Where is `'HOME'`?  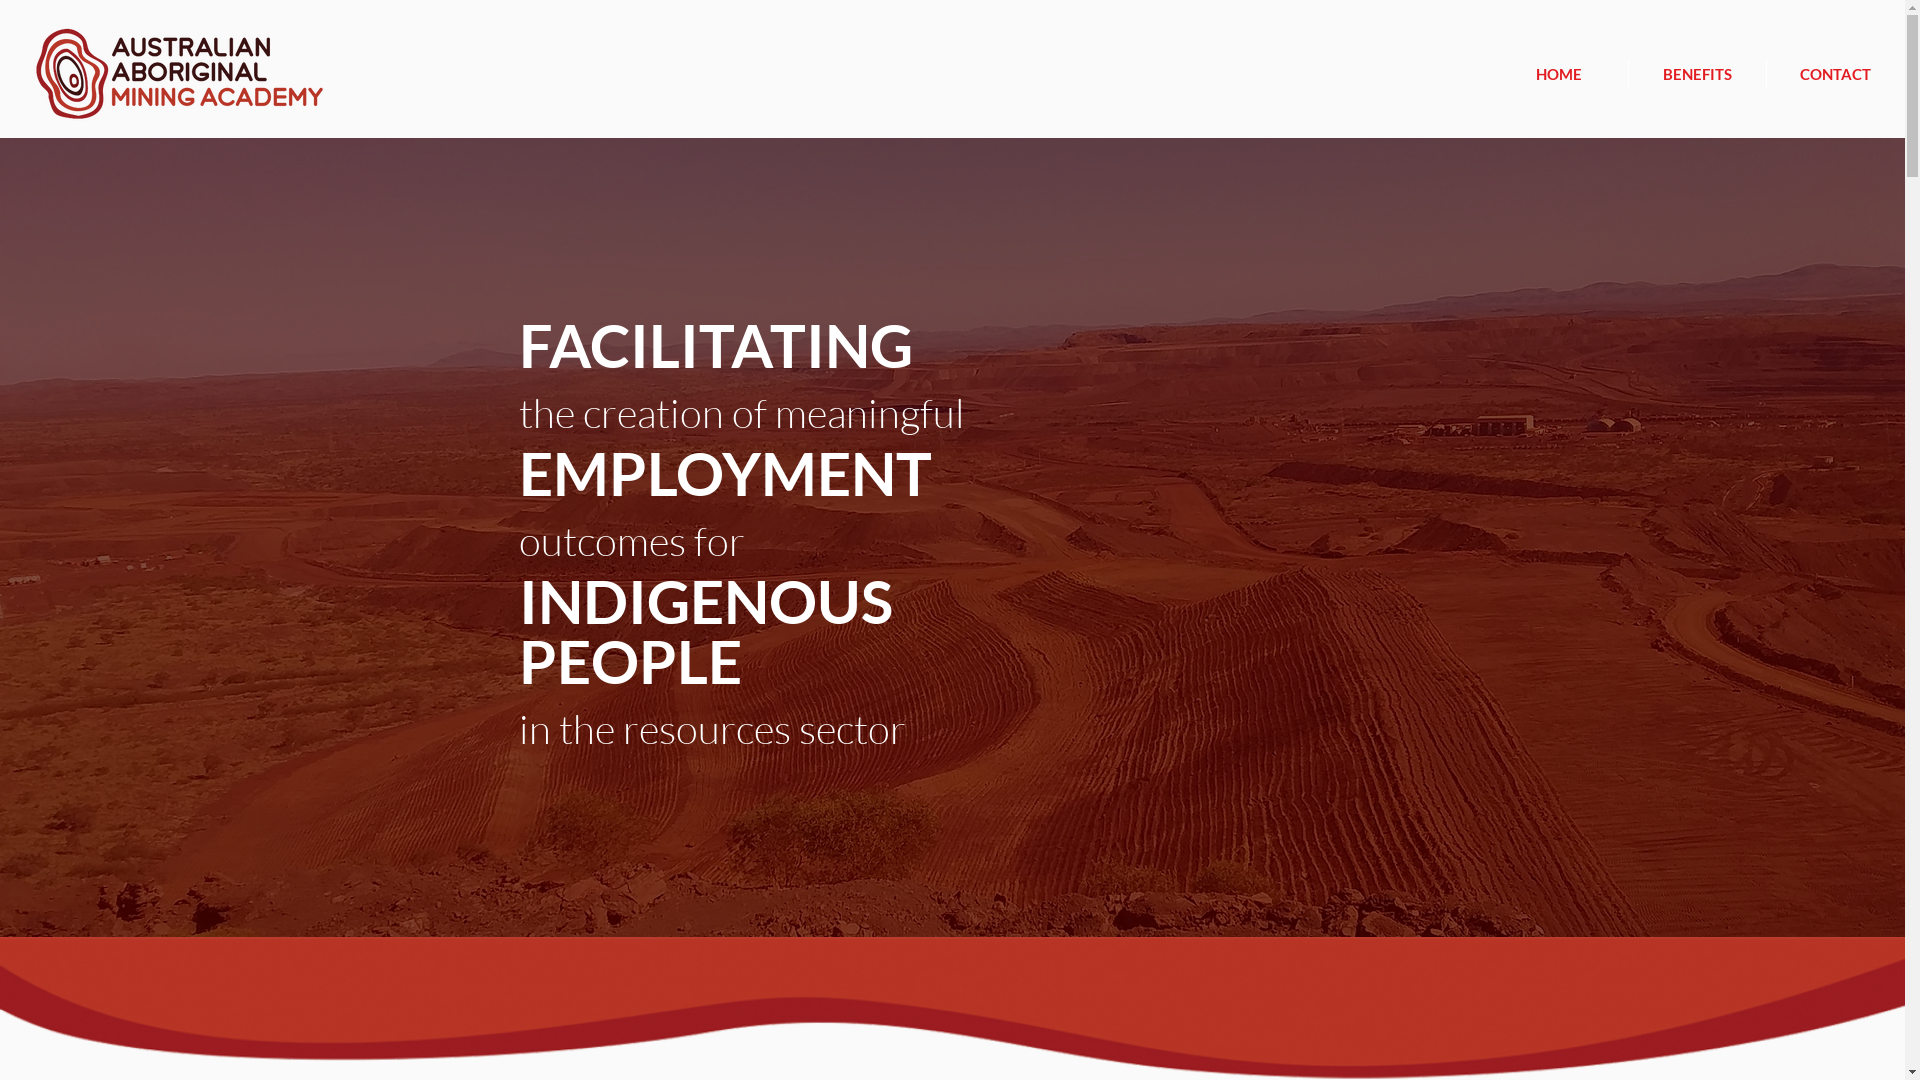 'HOME' is located at coordinates (1557, 72).